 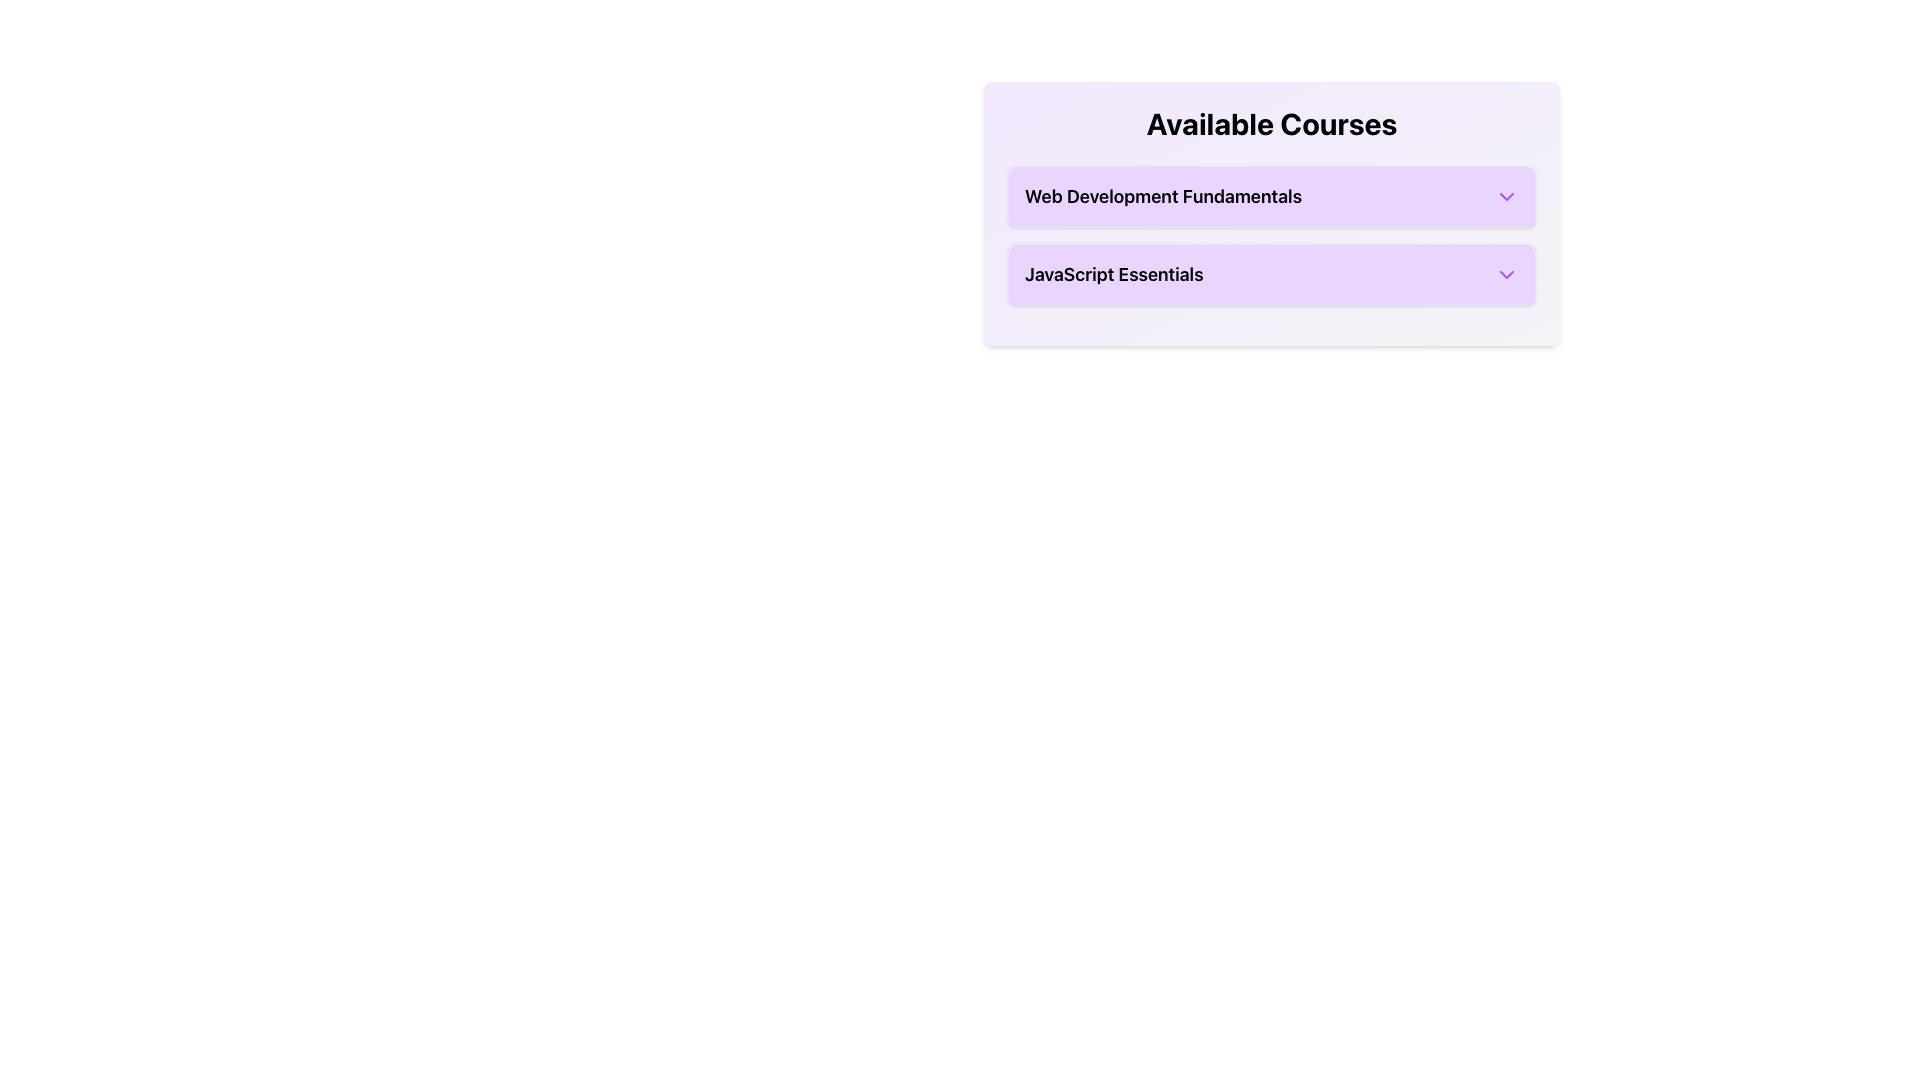 What do you see at coordinates (1271, 196) in the screenshot?
I see `the 'Web Development Fundamentals' text` at bounding box center [1271, 196].